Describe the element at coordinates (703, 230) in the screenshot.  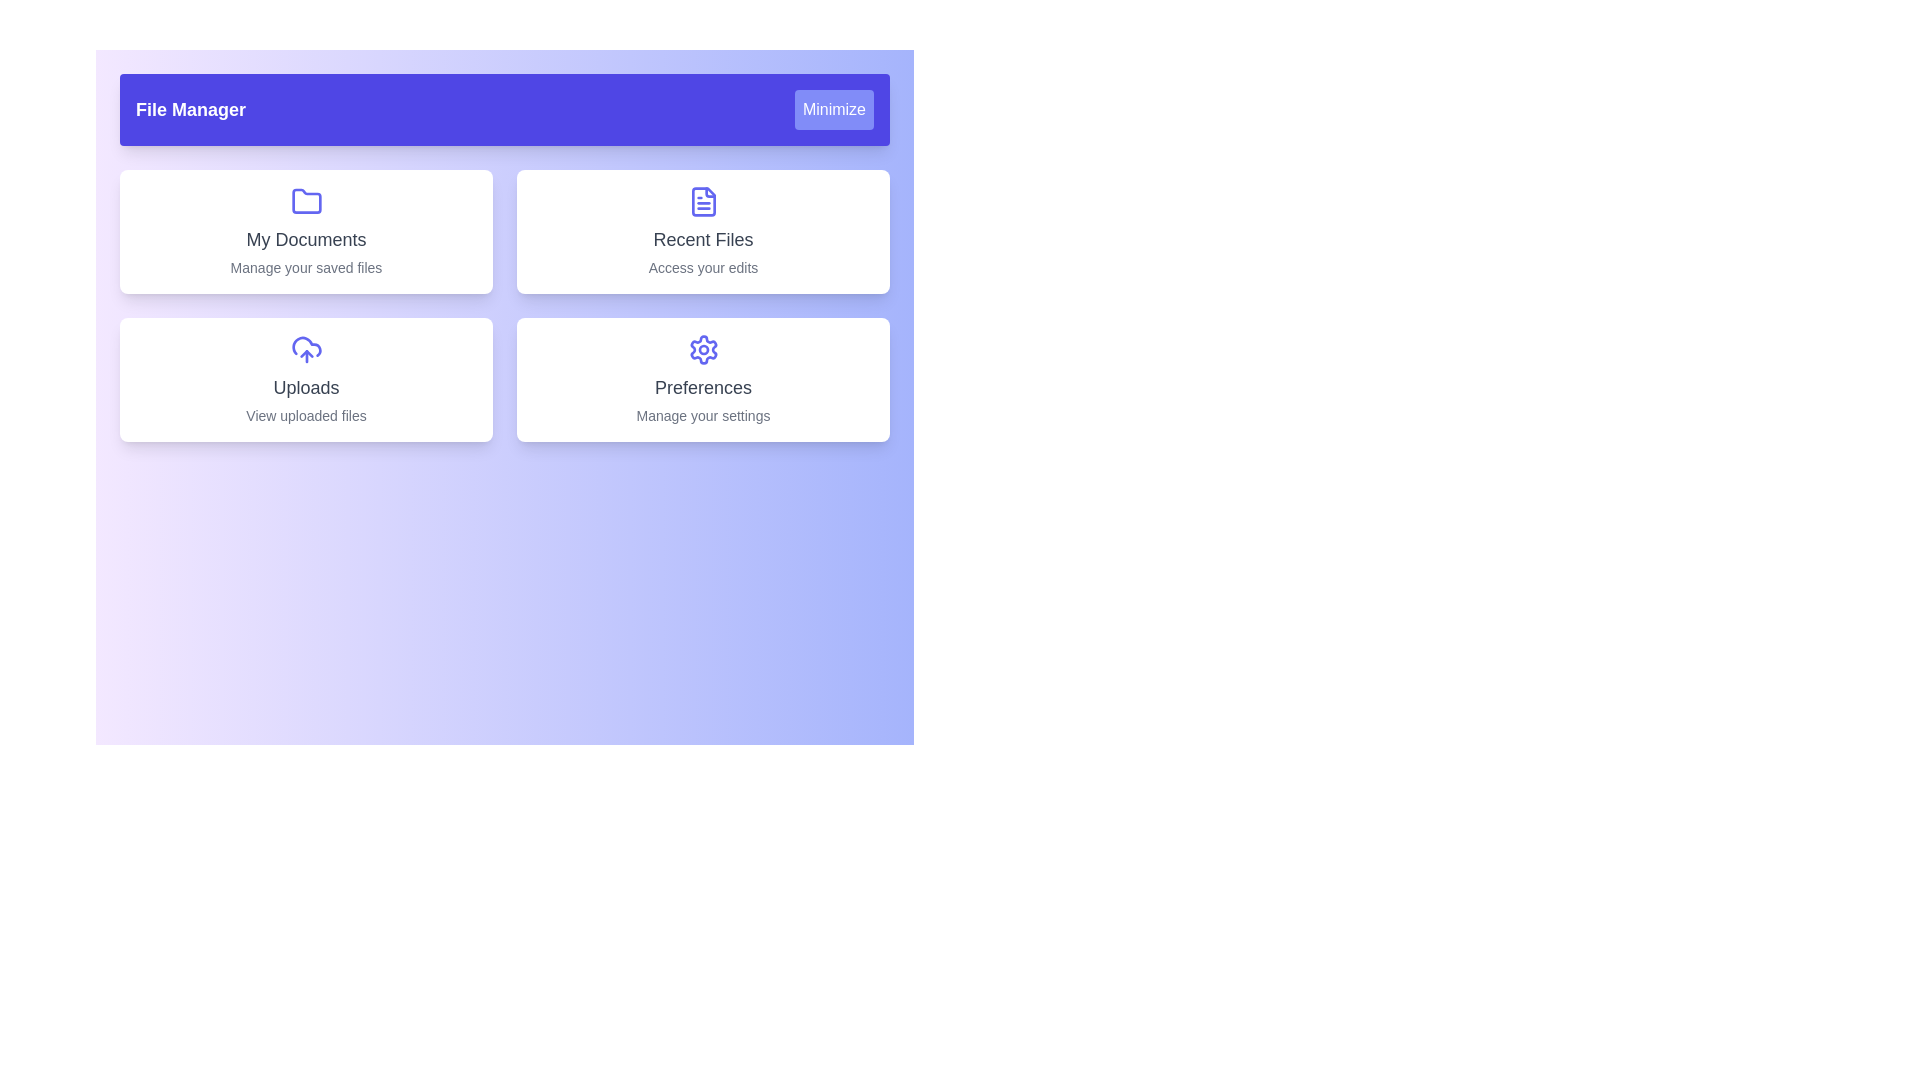
I see `the section labeled Recent Files to explore its functionality` at that location.